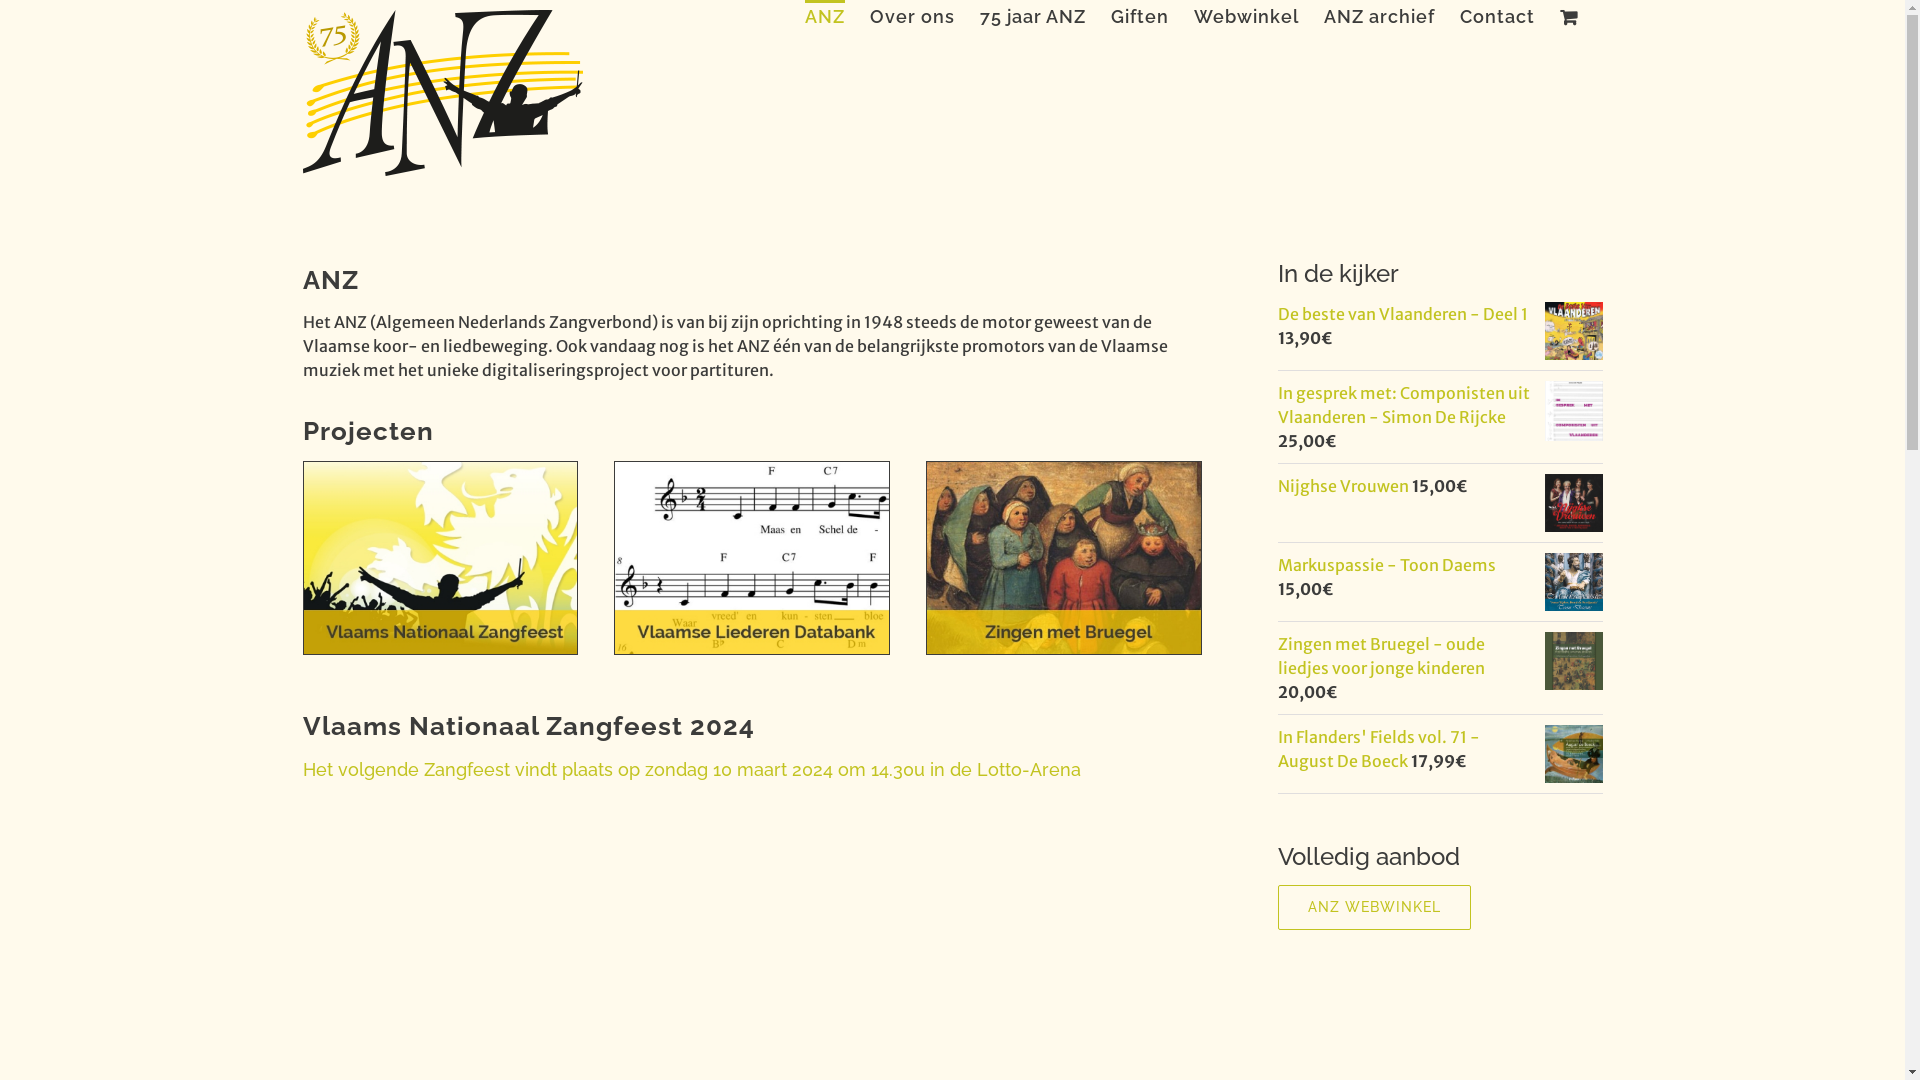 This screenshot has width=1920, height=1080. I want to click on 'Zingen met Bruegel - oude liedjes voor jonge kinderen', so click(1380, 655).